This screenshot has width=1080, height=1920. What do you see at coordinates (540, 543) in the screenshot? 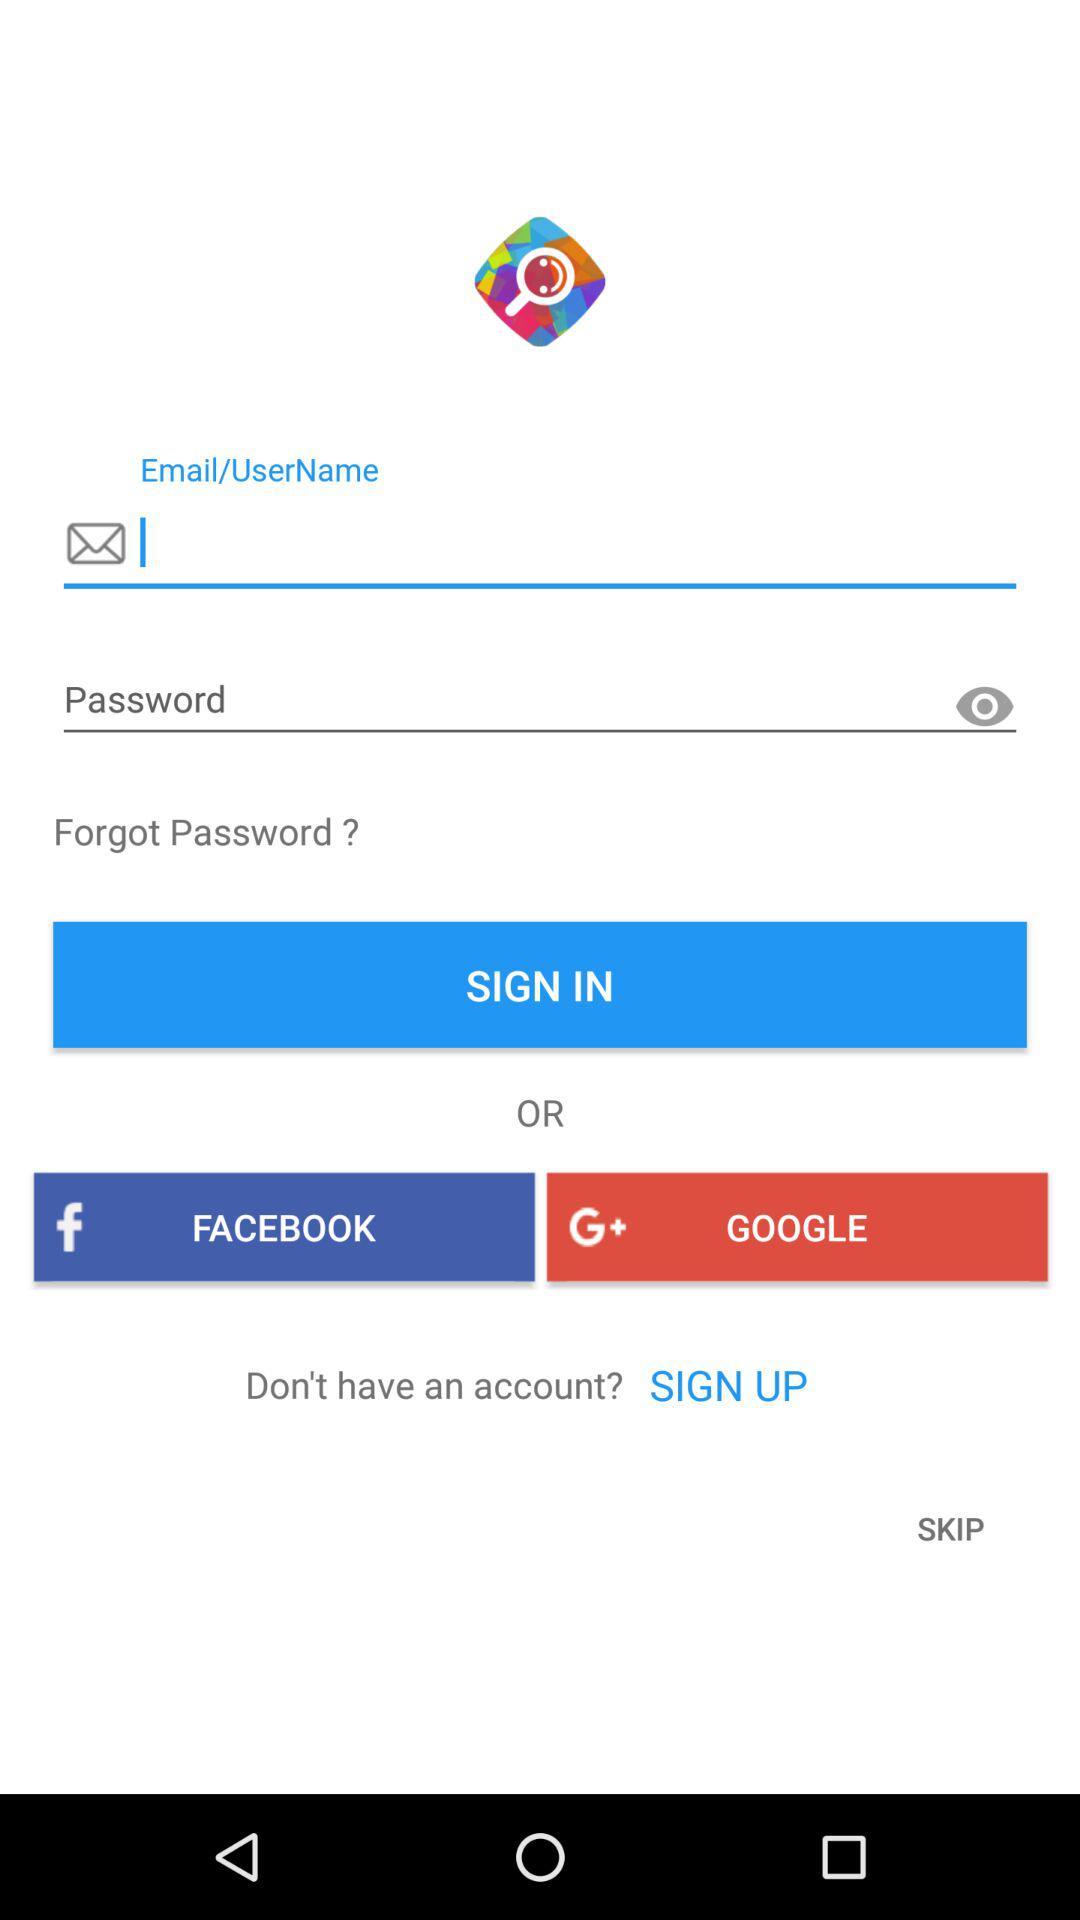
I see `user name` at bounding box center [540, 543].